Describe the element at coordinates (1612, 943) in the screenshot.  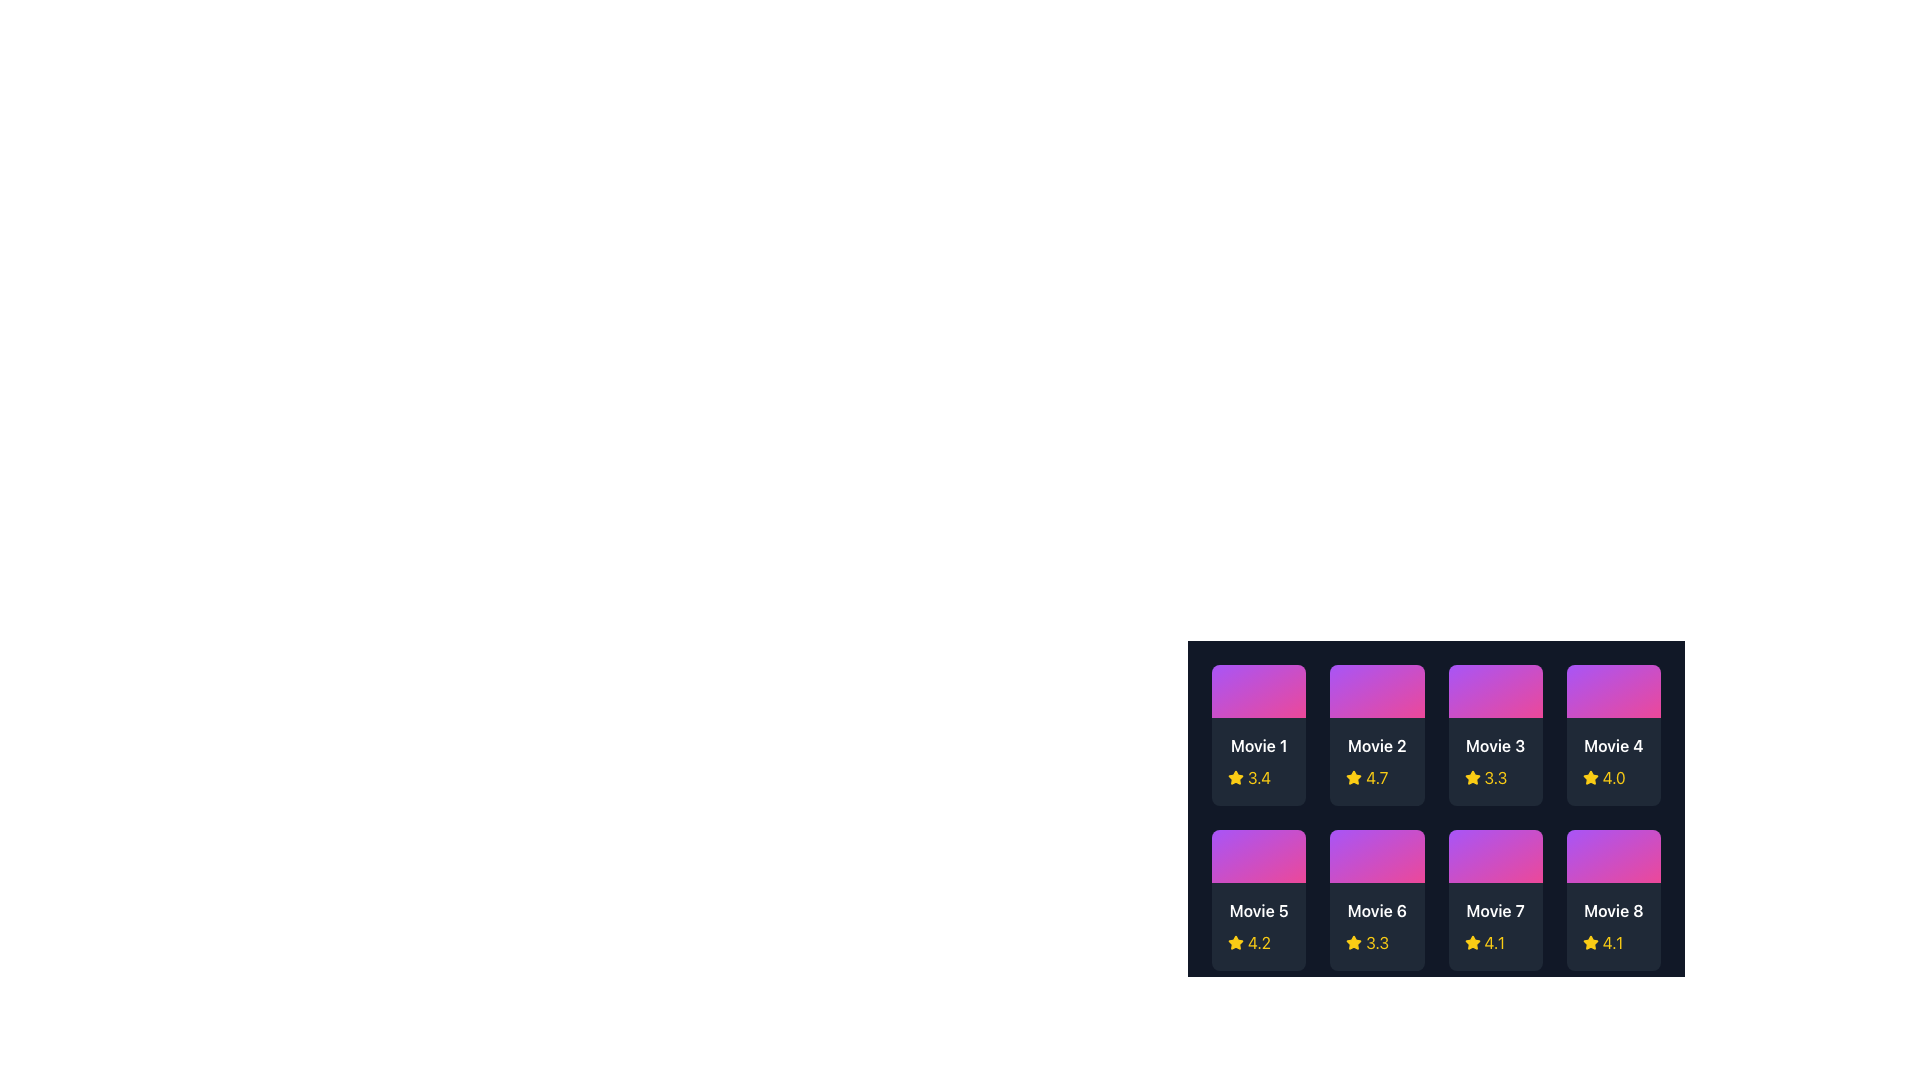
I see `the numerical text label reading '4.1', styled in yellow, located to the right of the yellow star icon, positioned below the 'Movie 8' card in the grid layout` at that location.